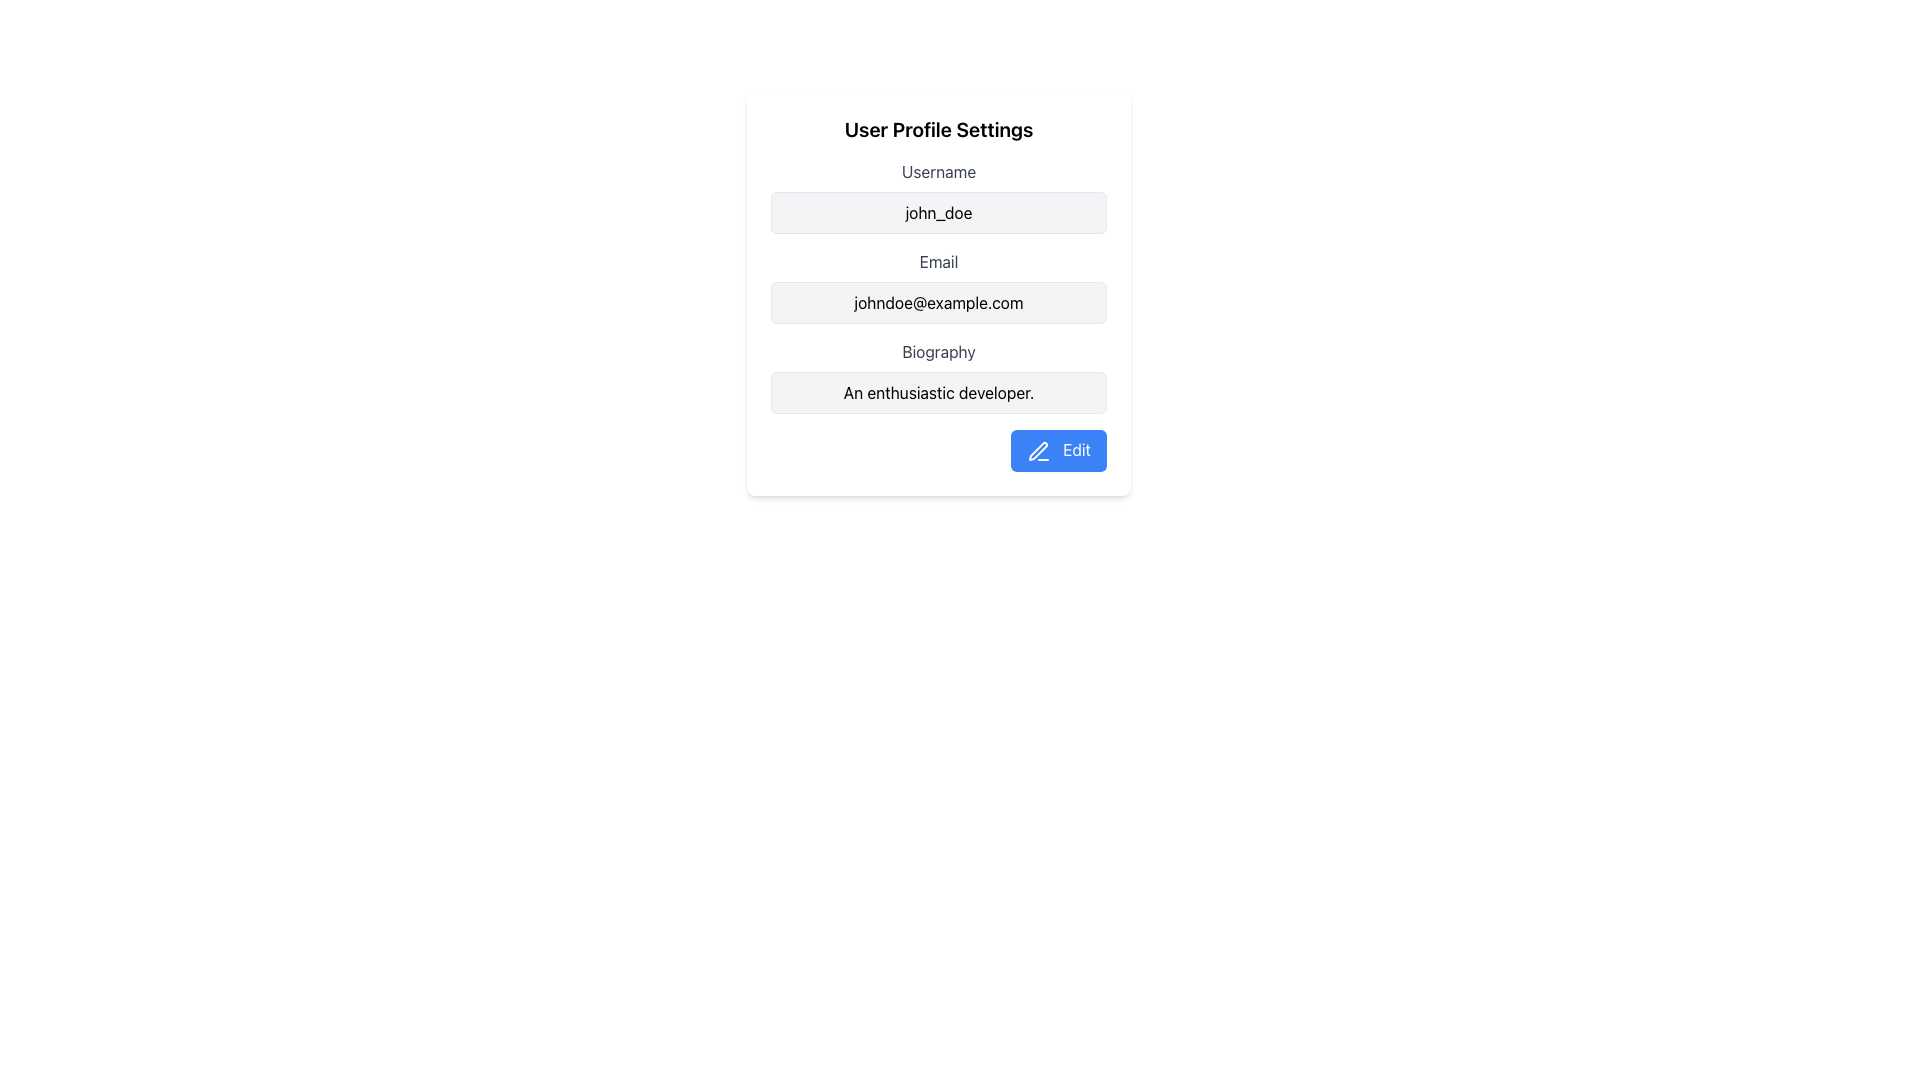 This screenshot has width=1920, height=1080. What do you see at coordinates (1057, 450) in the screenshot?
I see `the 'Edit' button, which is a rectangular button with rounded edges, featuring a blue background and white text, located at the bottom-right corner of the user profile settings card` at bounding box center [1057, 450].